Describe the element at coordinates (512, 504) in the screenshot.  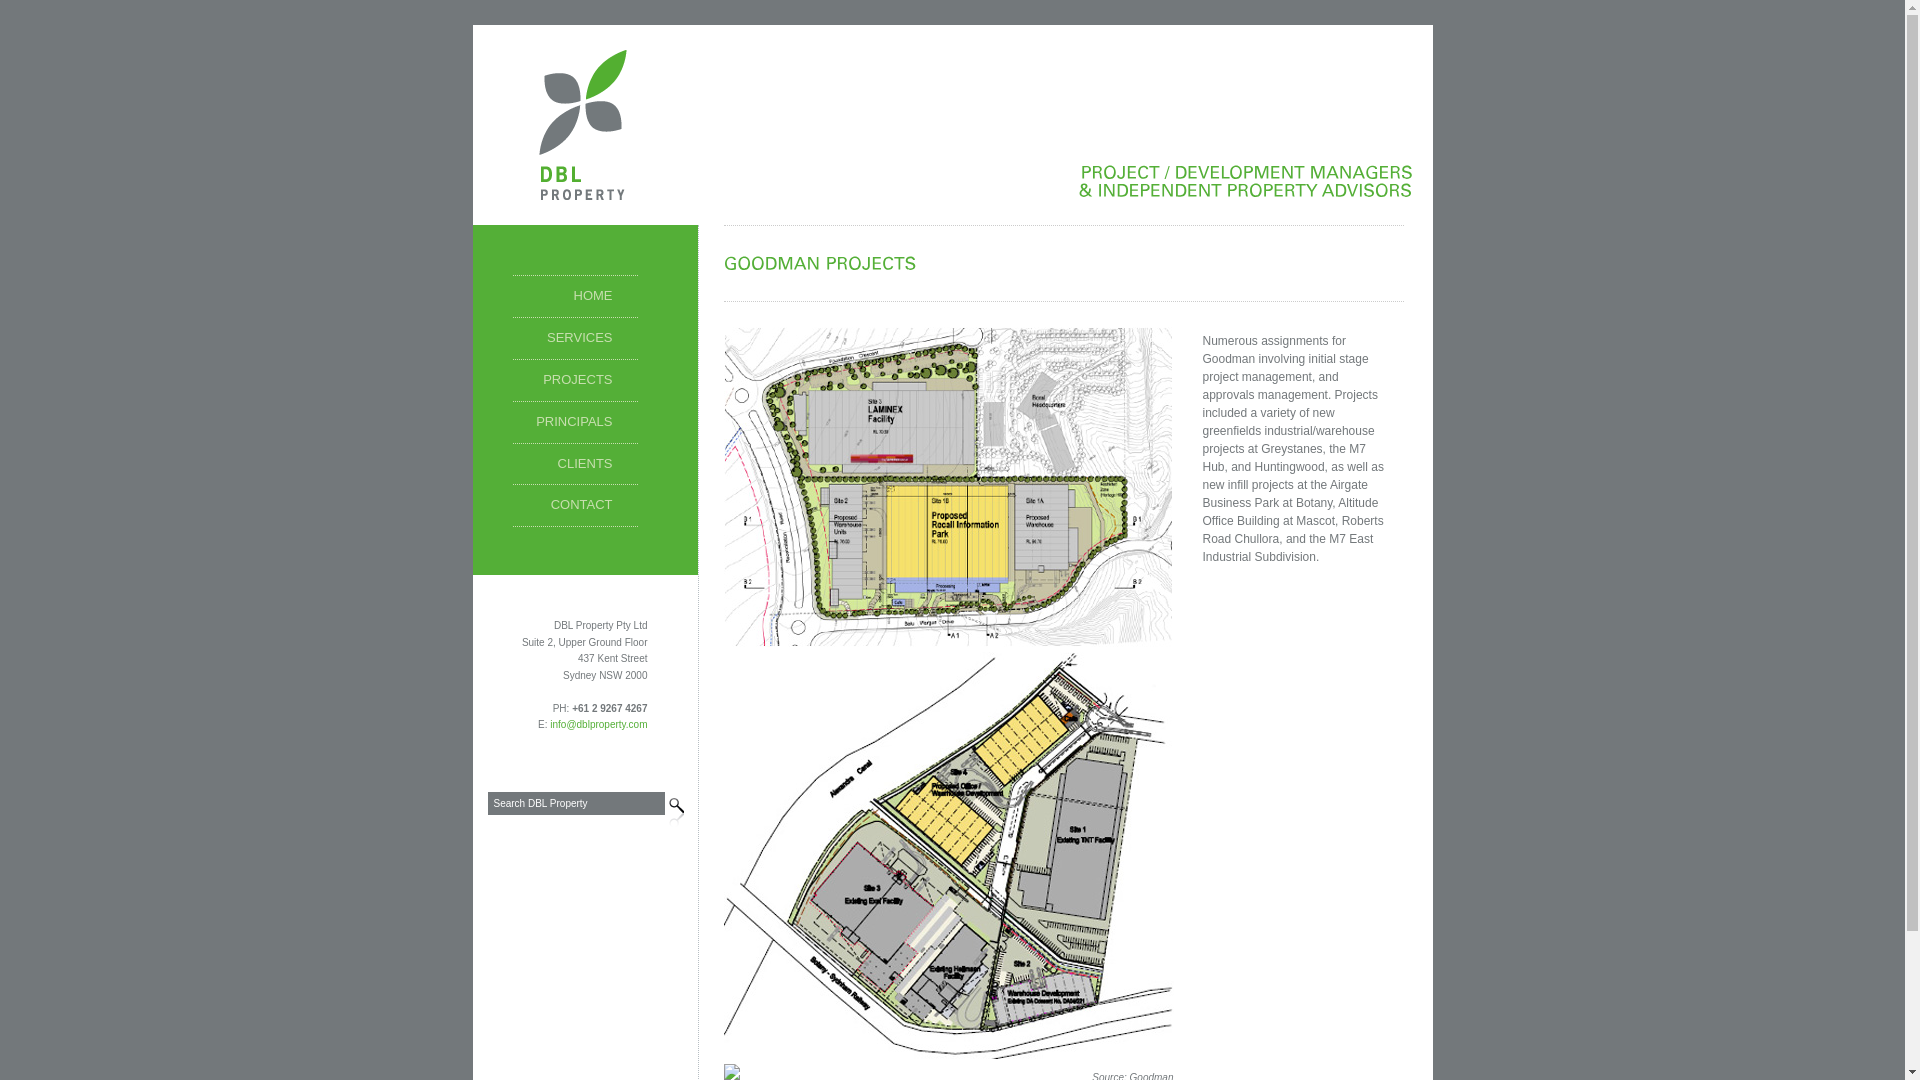
I see `'CONTACT'` at that location.